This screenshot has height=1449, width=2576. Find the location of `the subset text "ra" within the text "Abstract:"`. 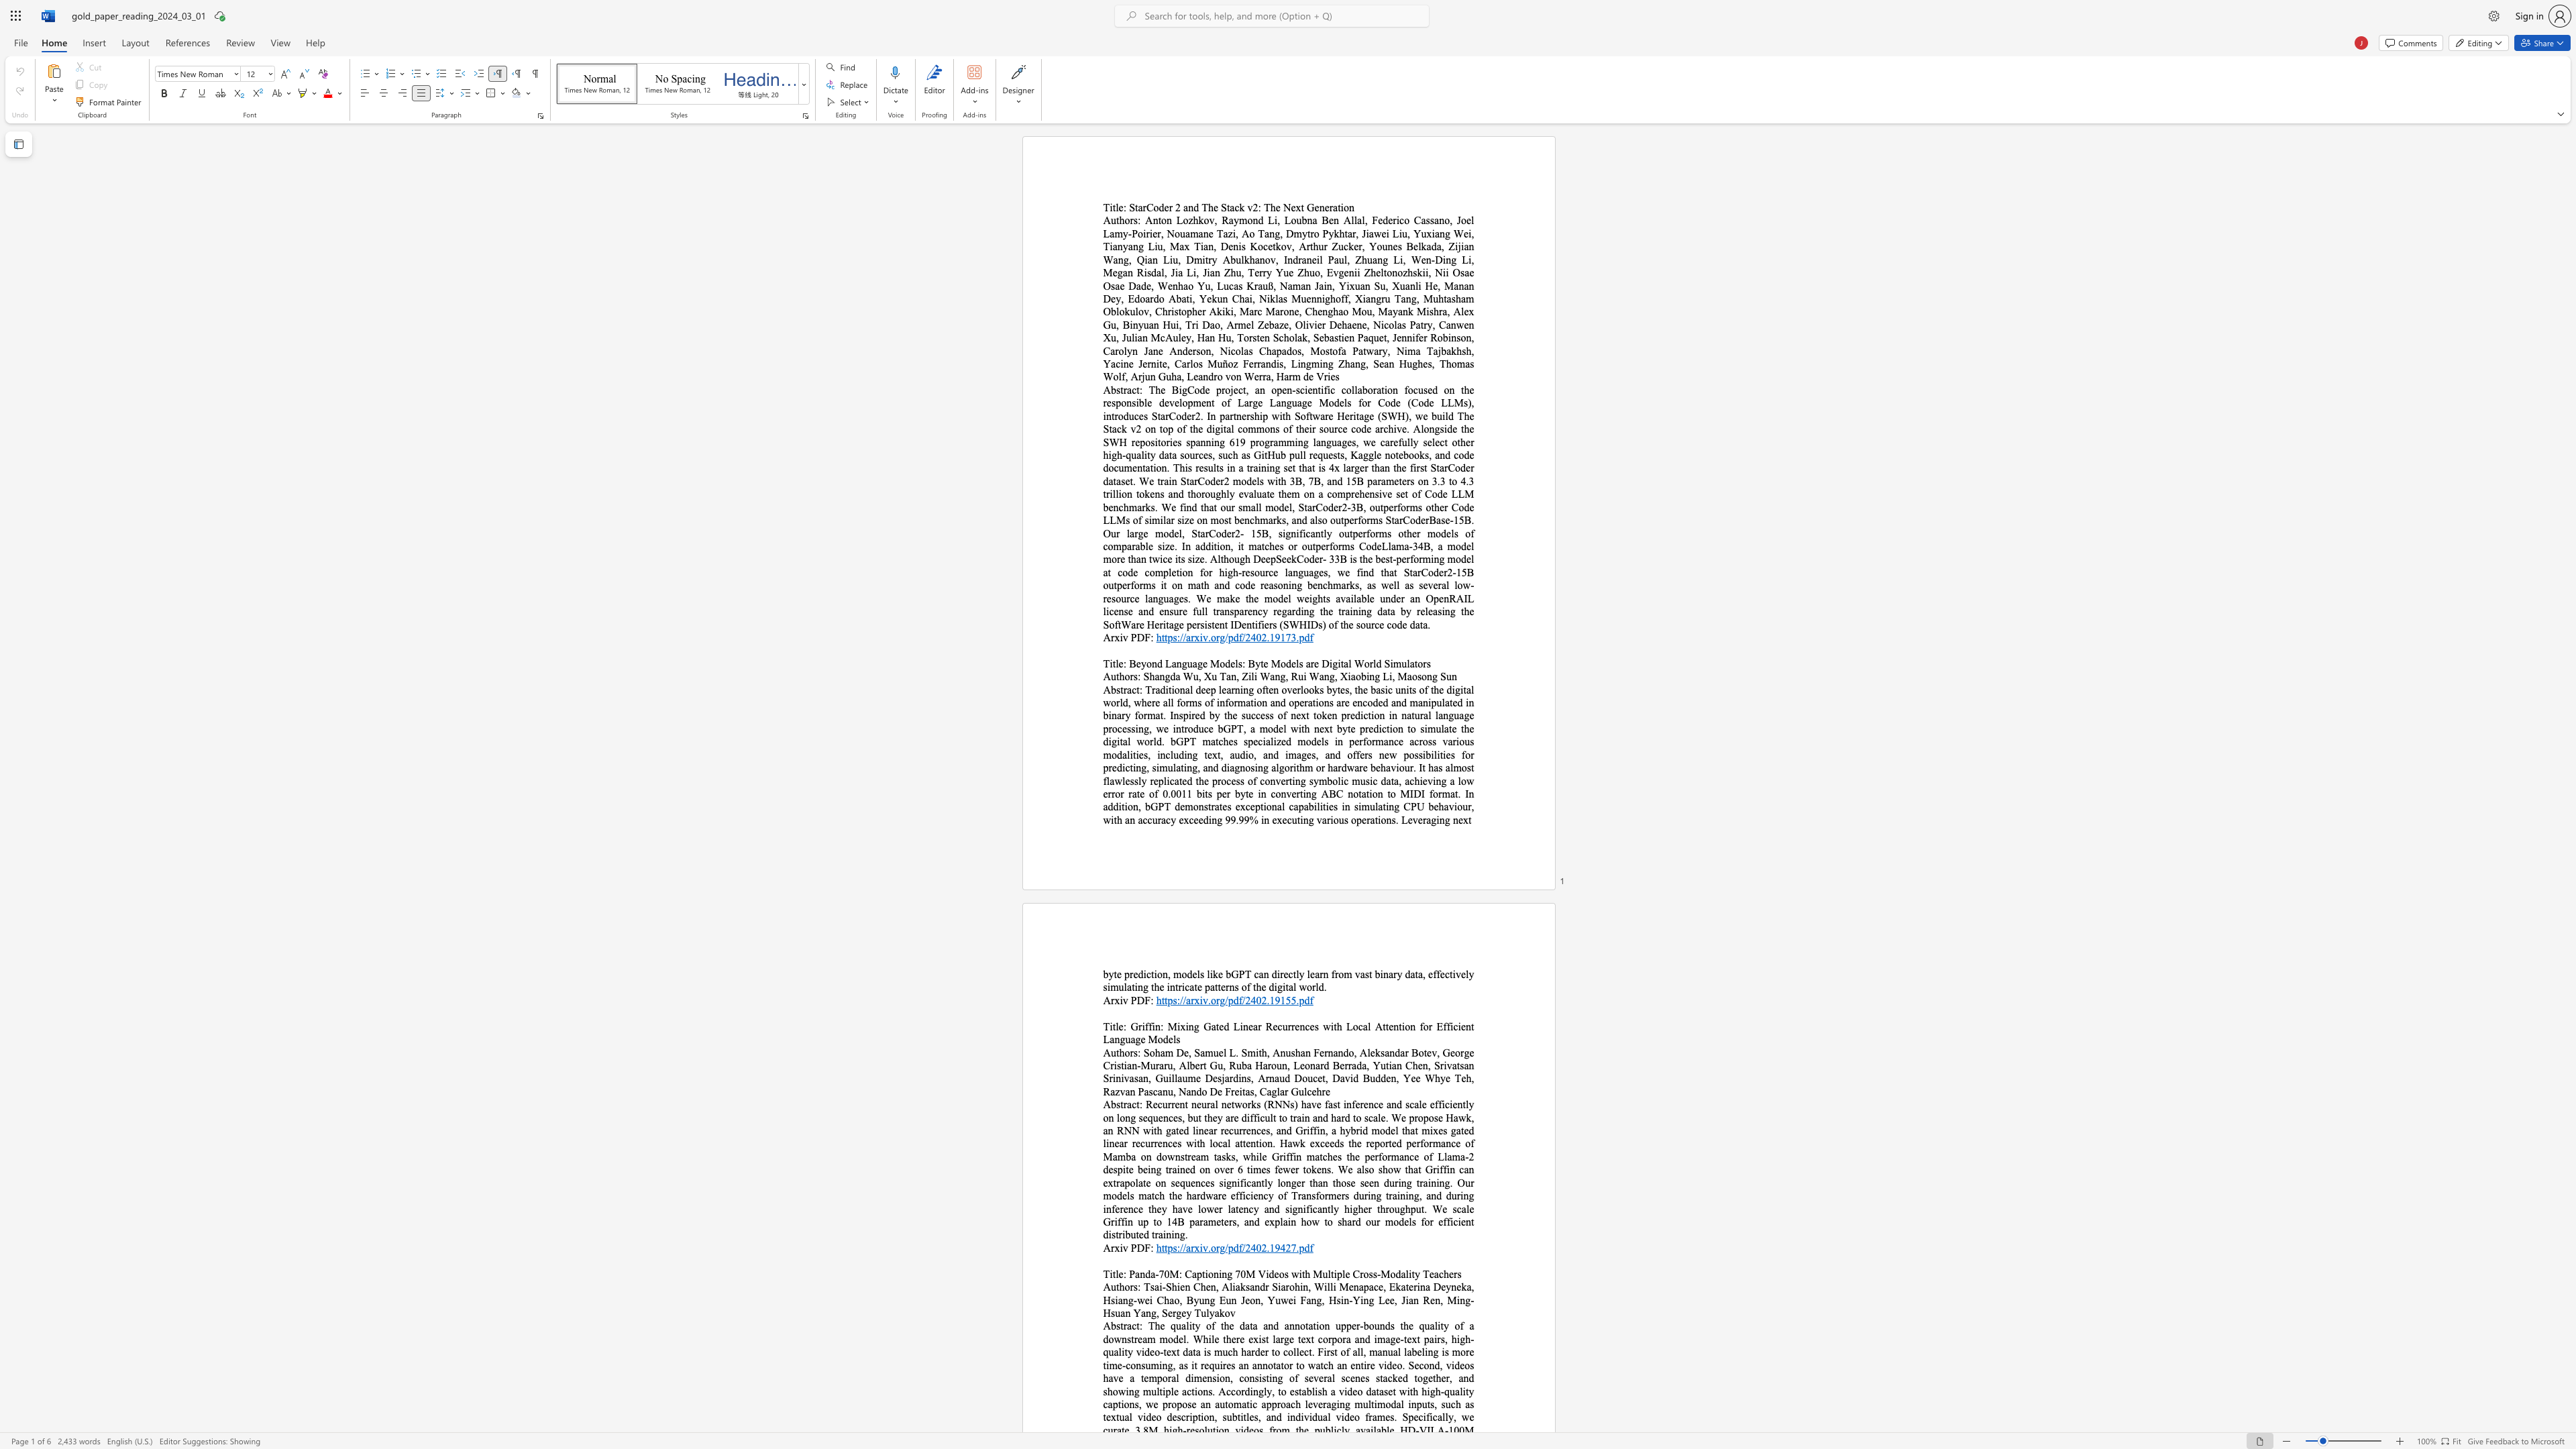

the subset text "ra" within the text "Abstract:" is located at coordinates (1123, 689).